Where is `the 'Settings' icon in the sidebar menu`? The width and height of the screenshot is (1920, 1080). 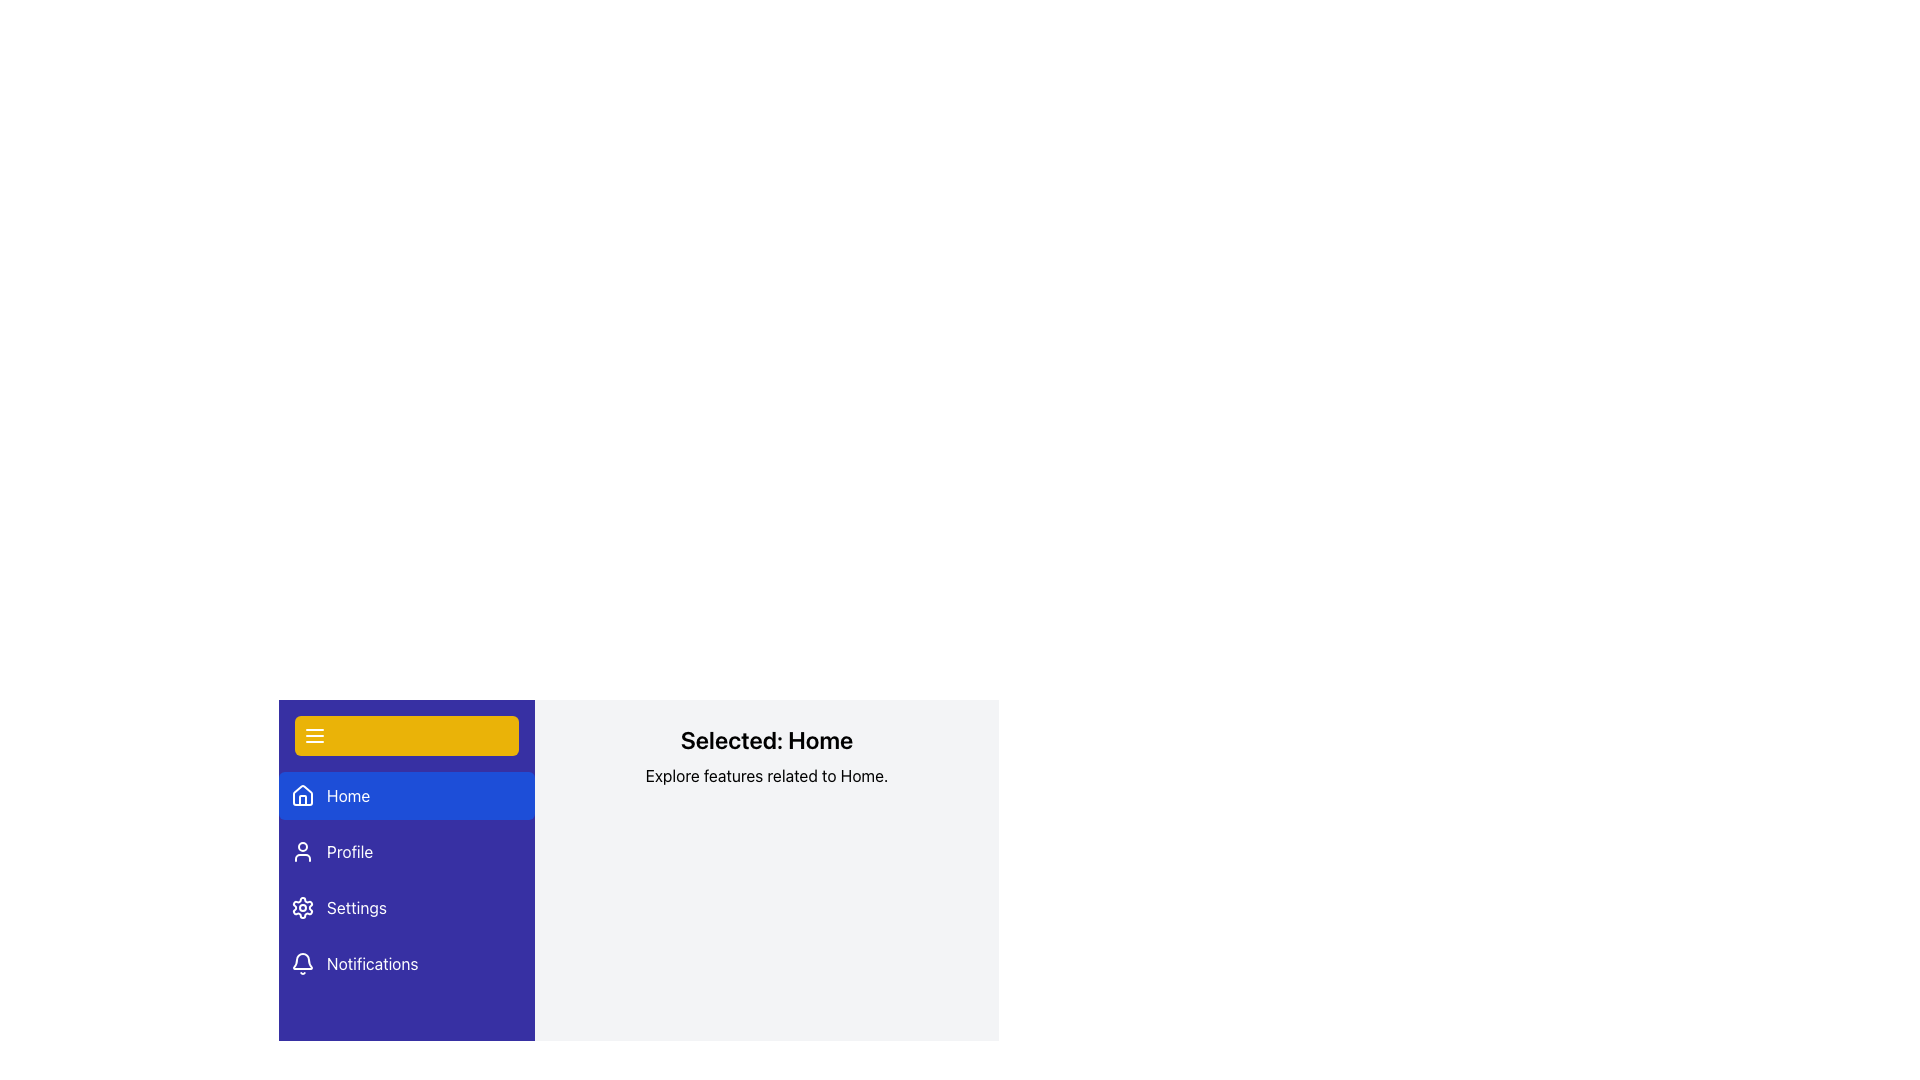
the 'Settings' icon in the sidebar menu is located at coordinates (301, 907).